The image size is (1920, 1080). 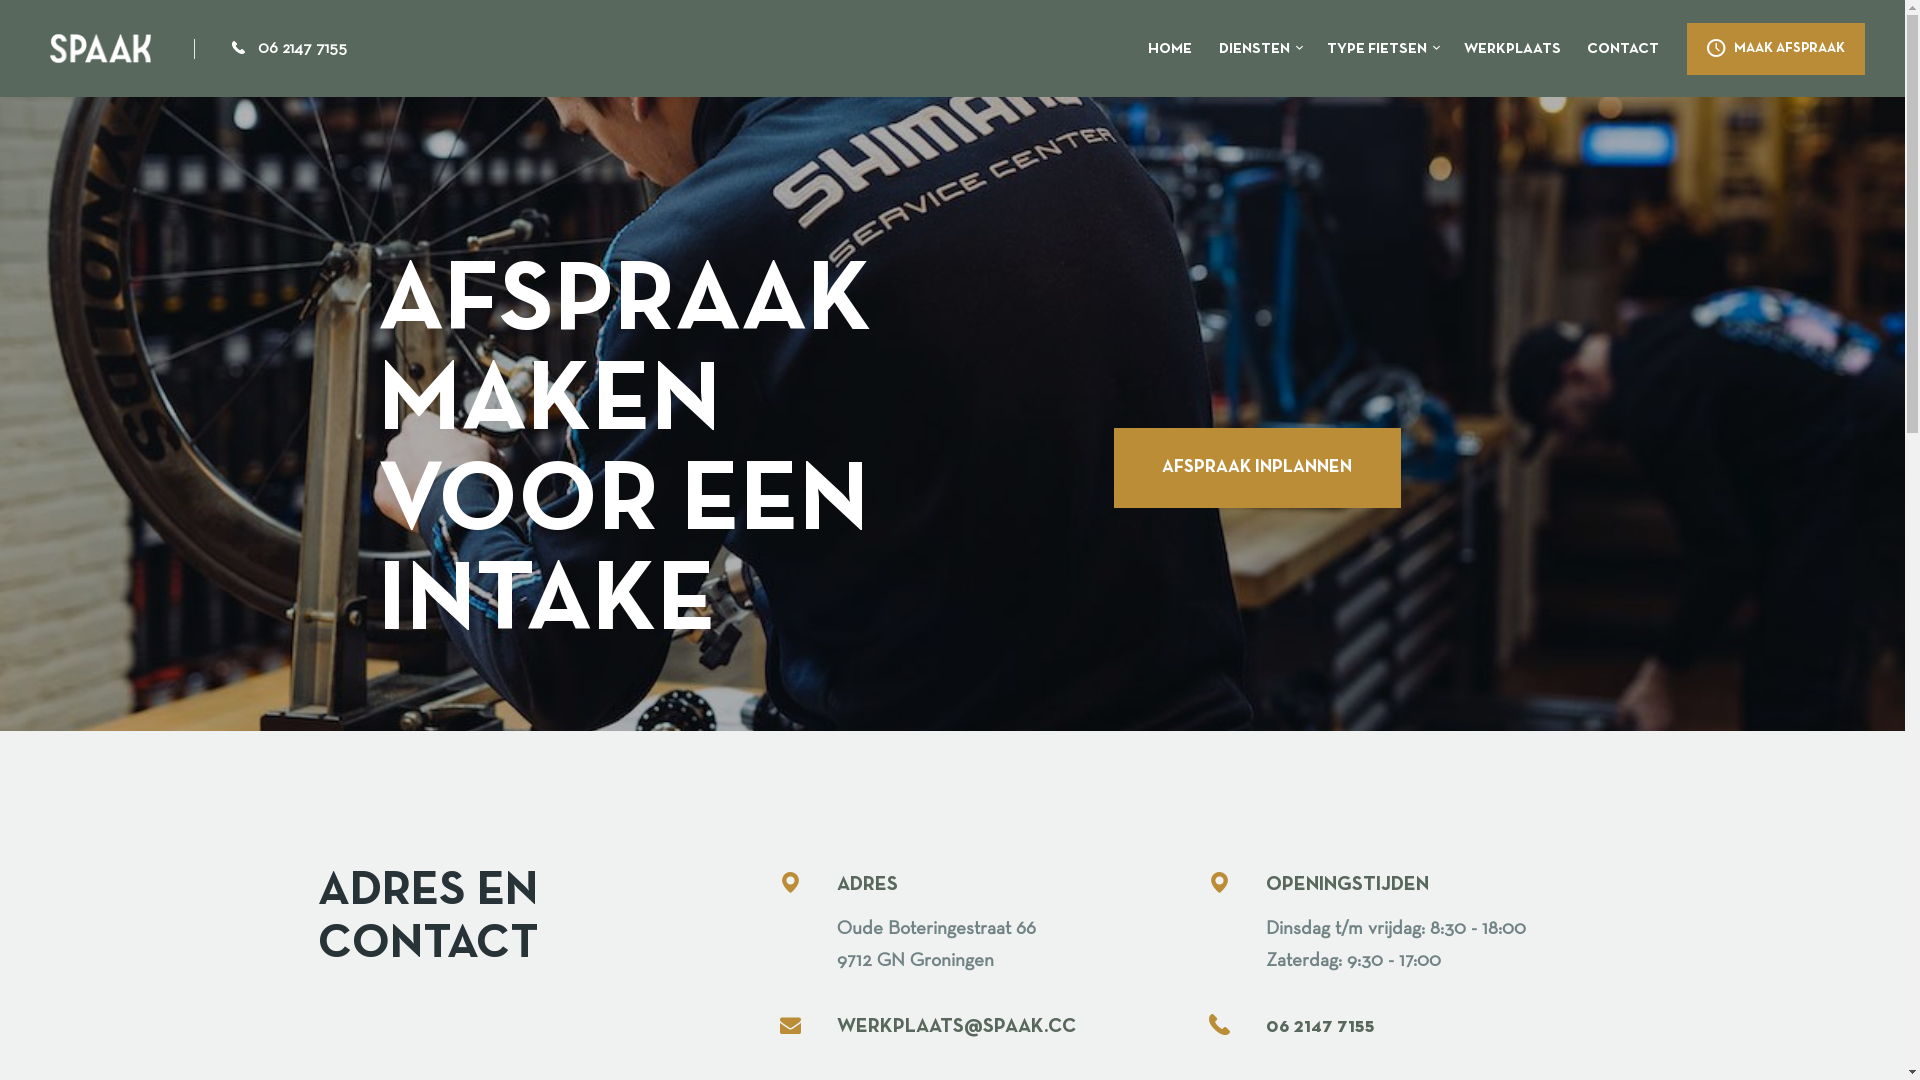 What do you see at coordinates (1444, 48) in the screenshot?
I see `'WERKPLAATS'` at bounding box center [1444, 48].